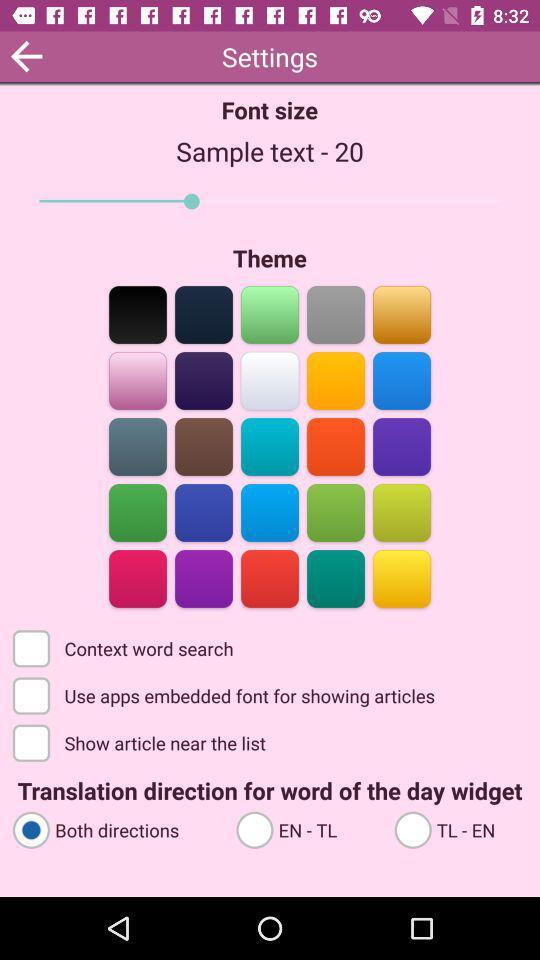 Image resolution: width=540 pixels, height=960 pixels. I want to click on theme color option, so click(335, 313).